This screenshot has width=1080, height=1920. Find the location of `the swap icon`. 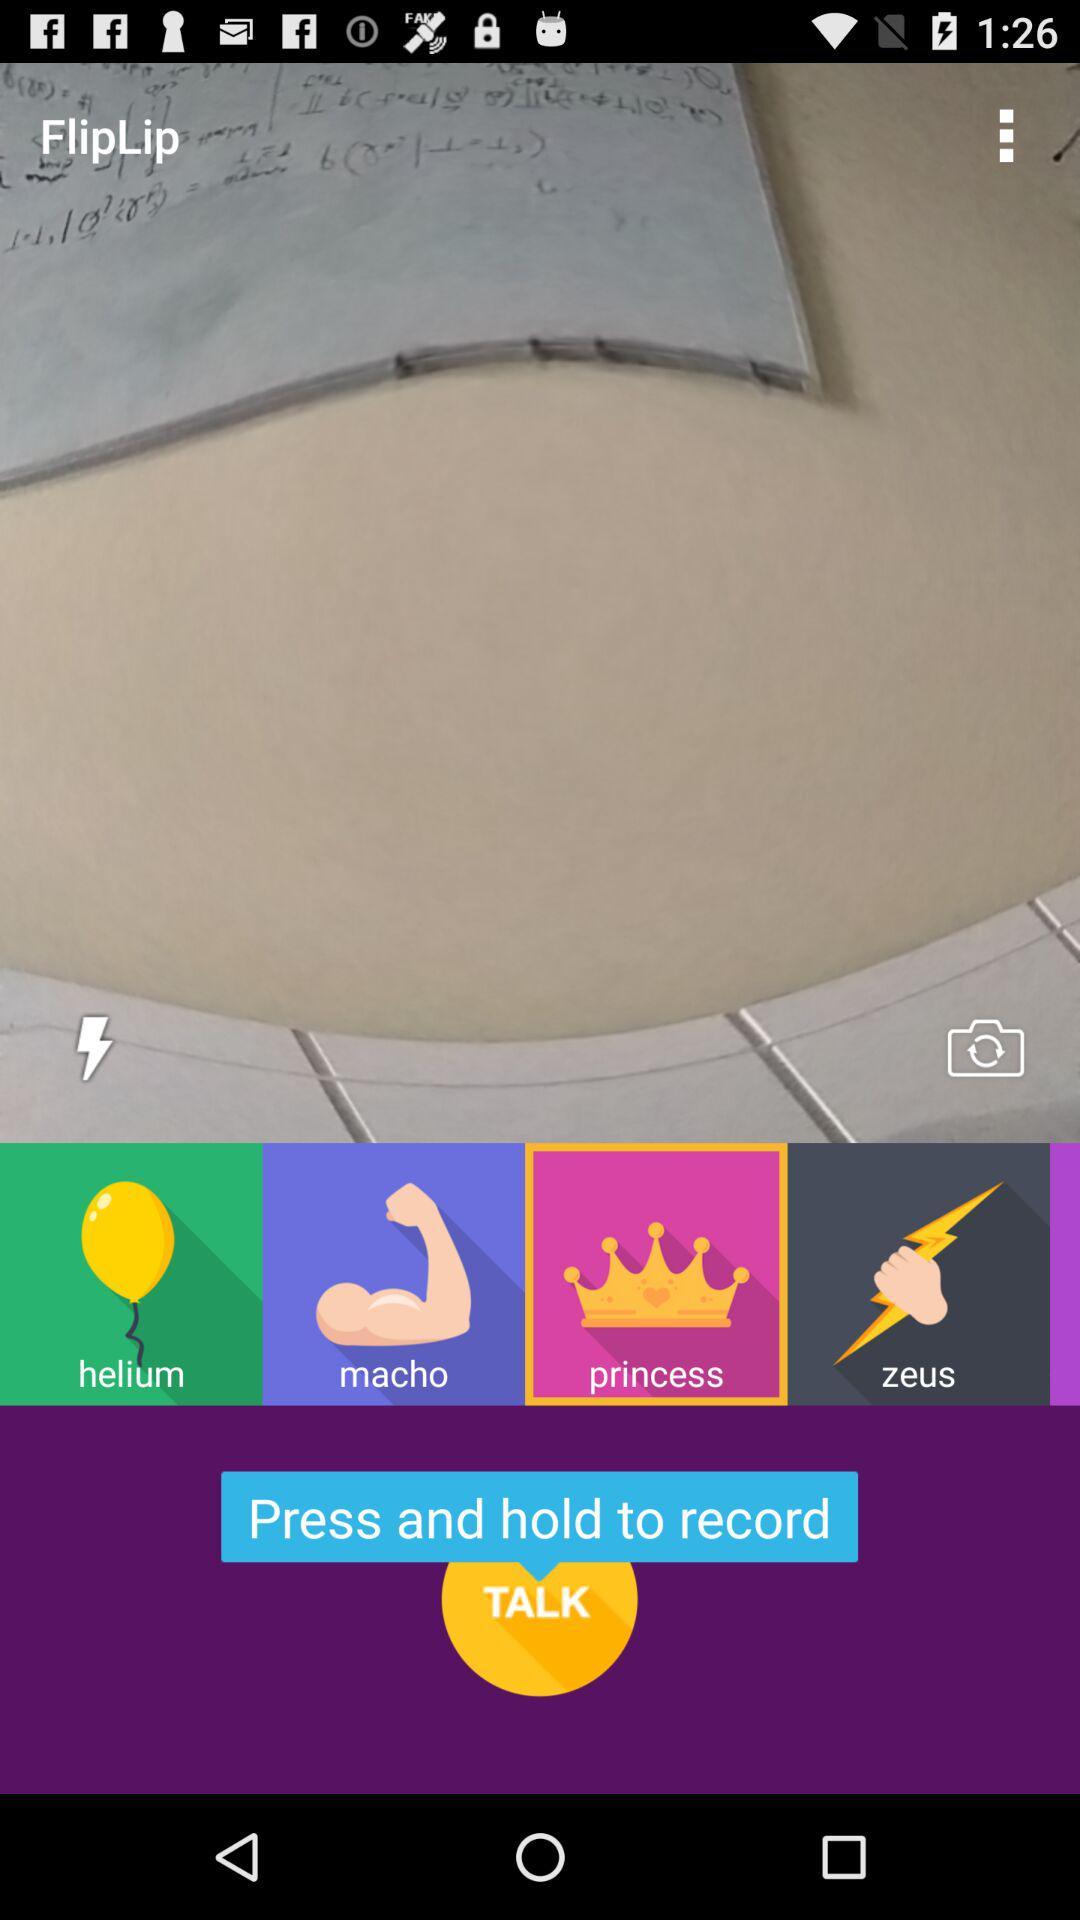

the swap icon is located at coordinates (984, 1122).